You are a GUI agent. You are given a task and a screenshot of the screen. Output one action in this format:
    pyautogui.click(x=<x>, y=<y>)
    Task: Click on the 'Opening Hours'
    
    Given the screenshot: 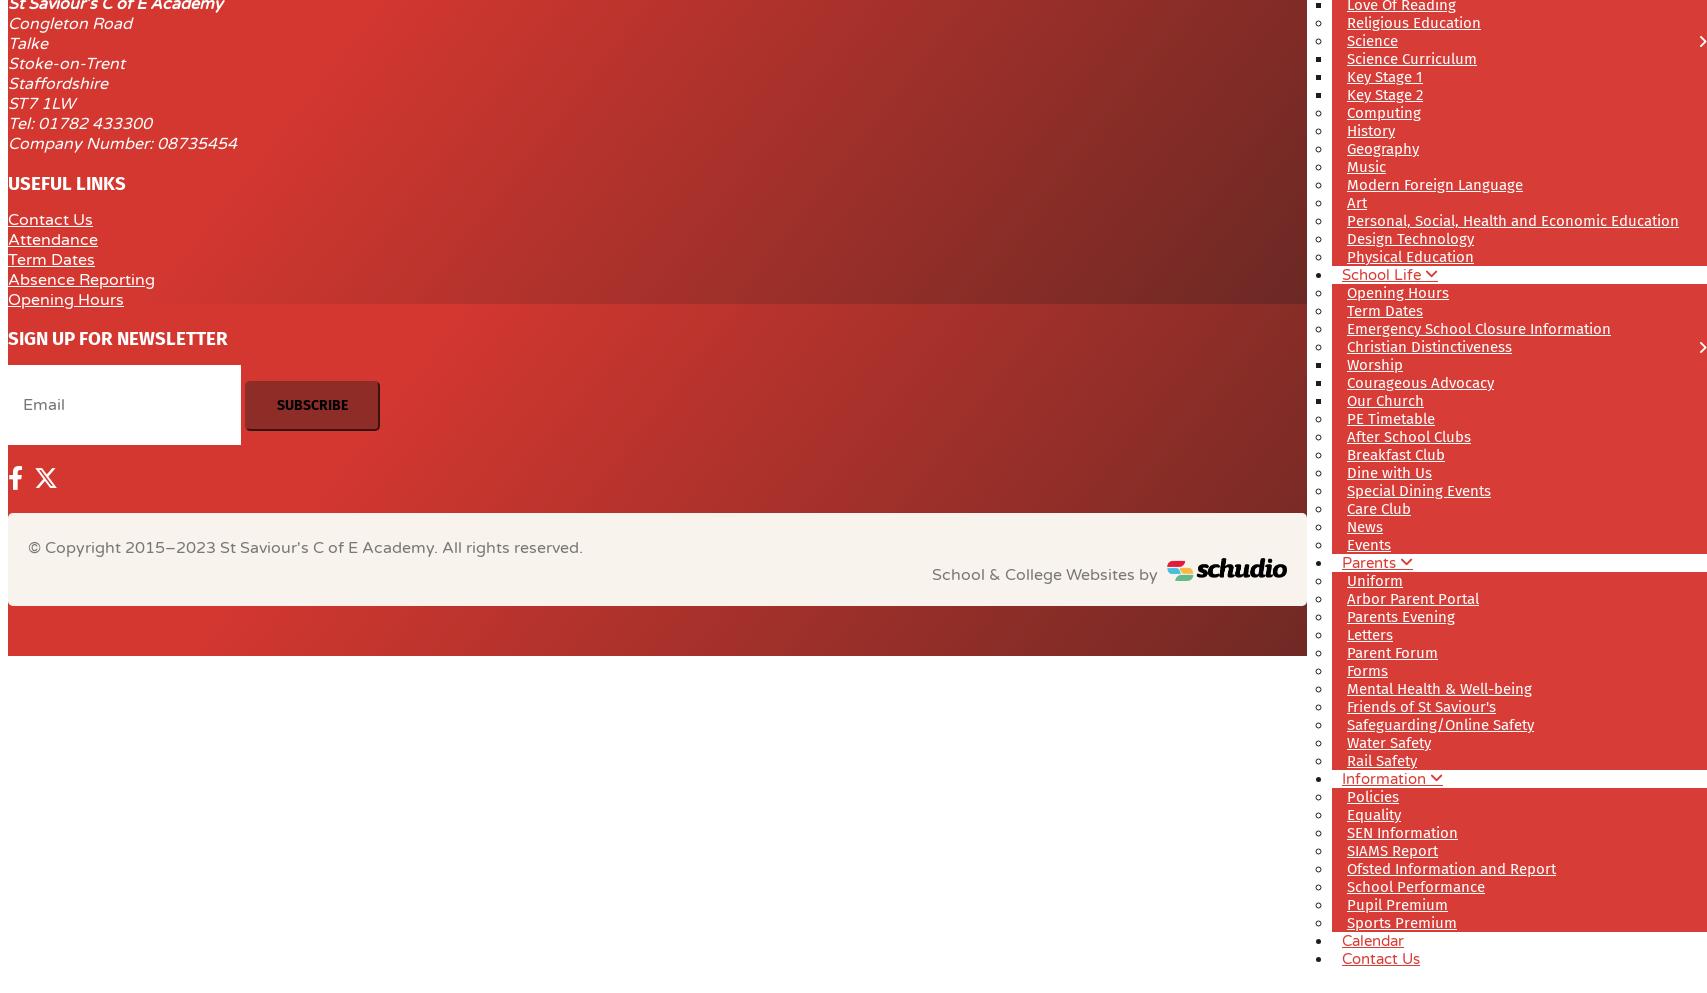 What is the action you would take?
    pyautogui.click(x=66, y=298)
    